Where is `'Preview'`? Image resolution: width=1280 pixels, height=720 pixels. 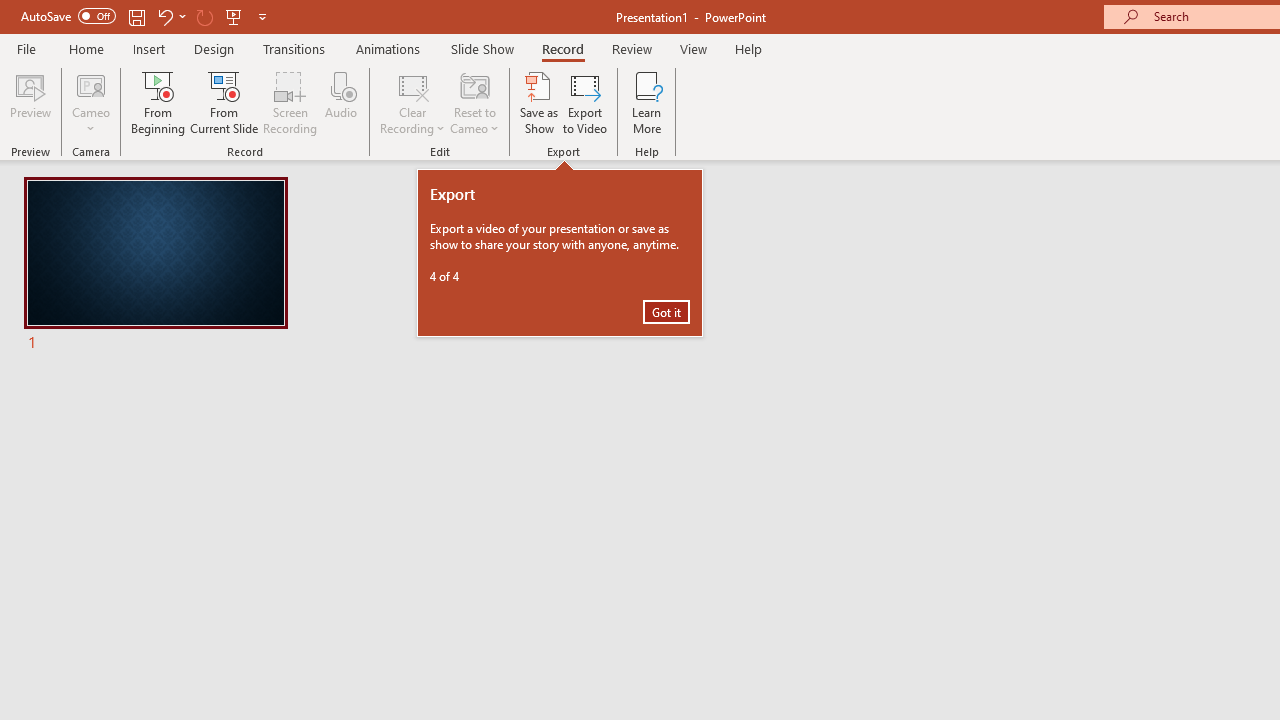
'Preview' is located at coordinates (30, 103).